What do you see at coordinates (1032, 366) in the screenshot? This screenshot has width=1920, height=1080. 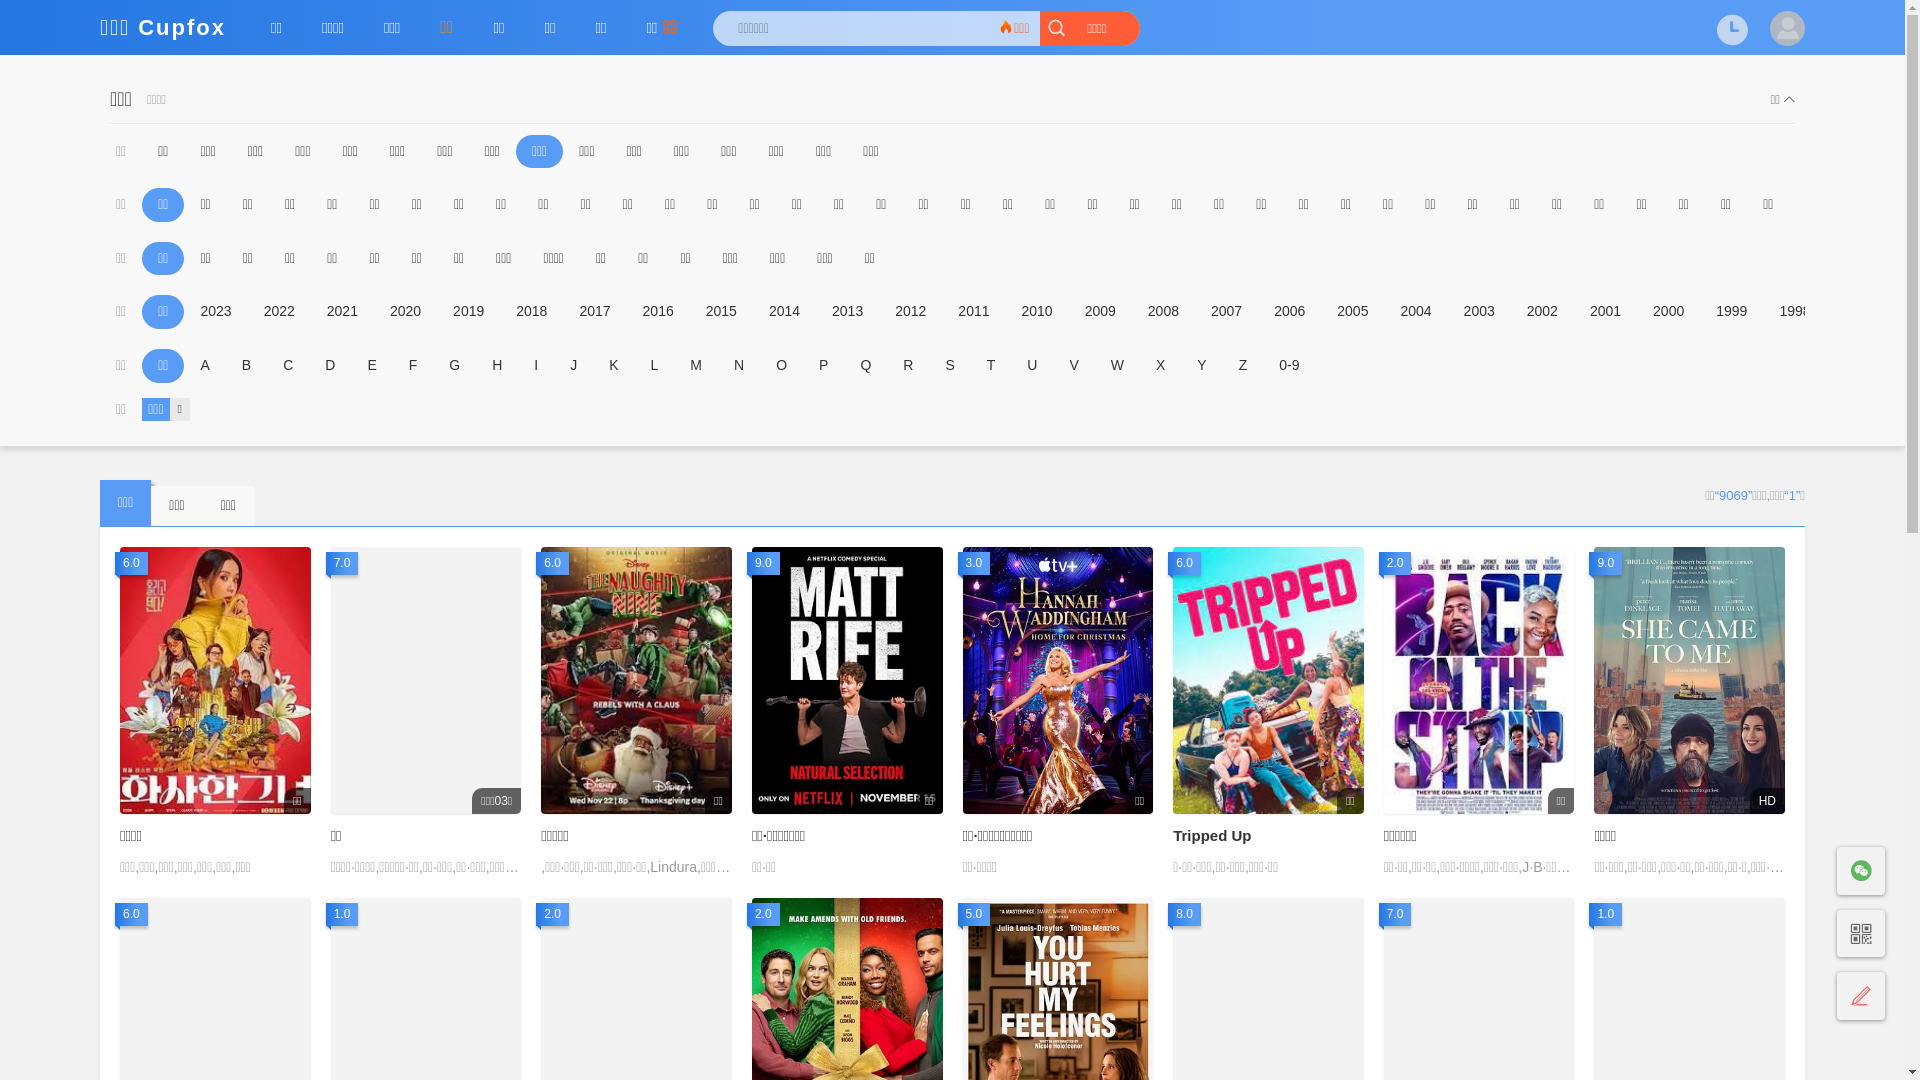 I see `'U'` at bounding box center [1032, 366].